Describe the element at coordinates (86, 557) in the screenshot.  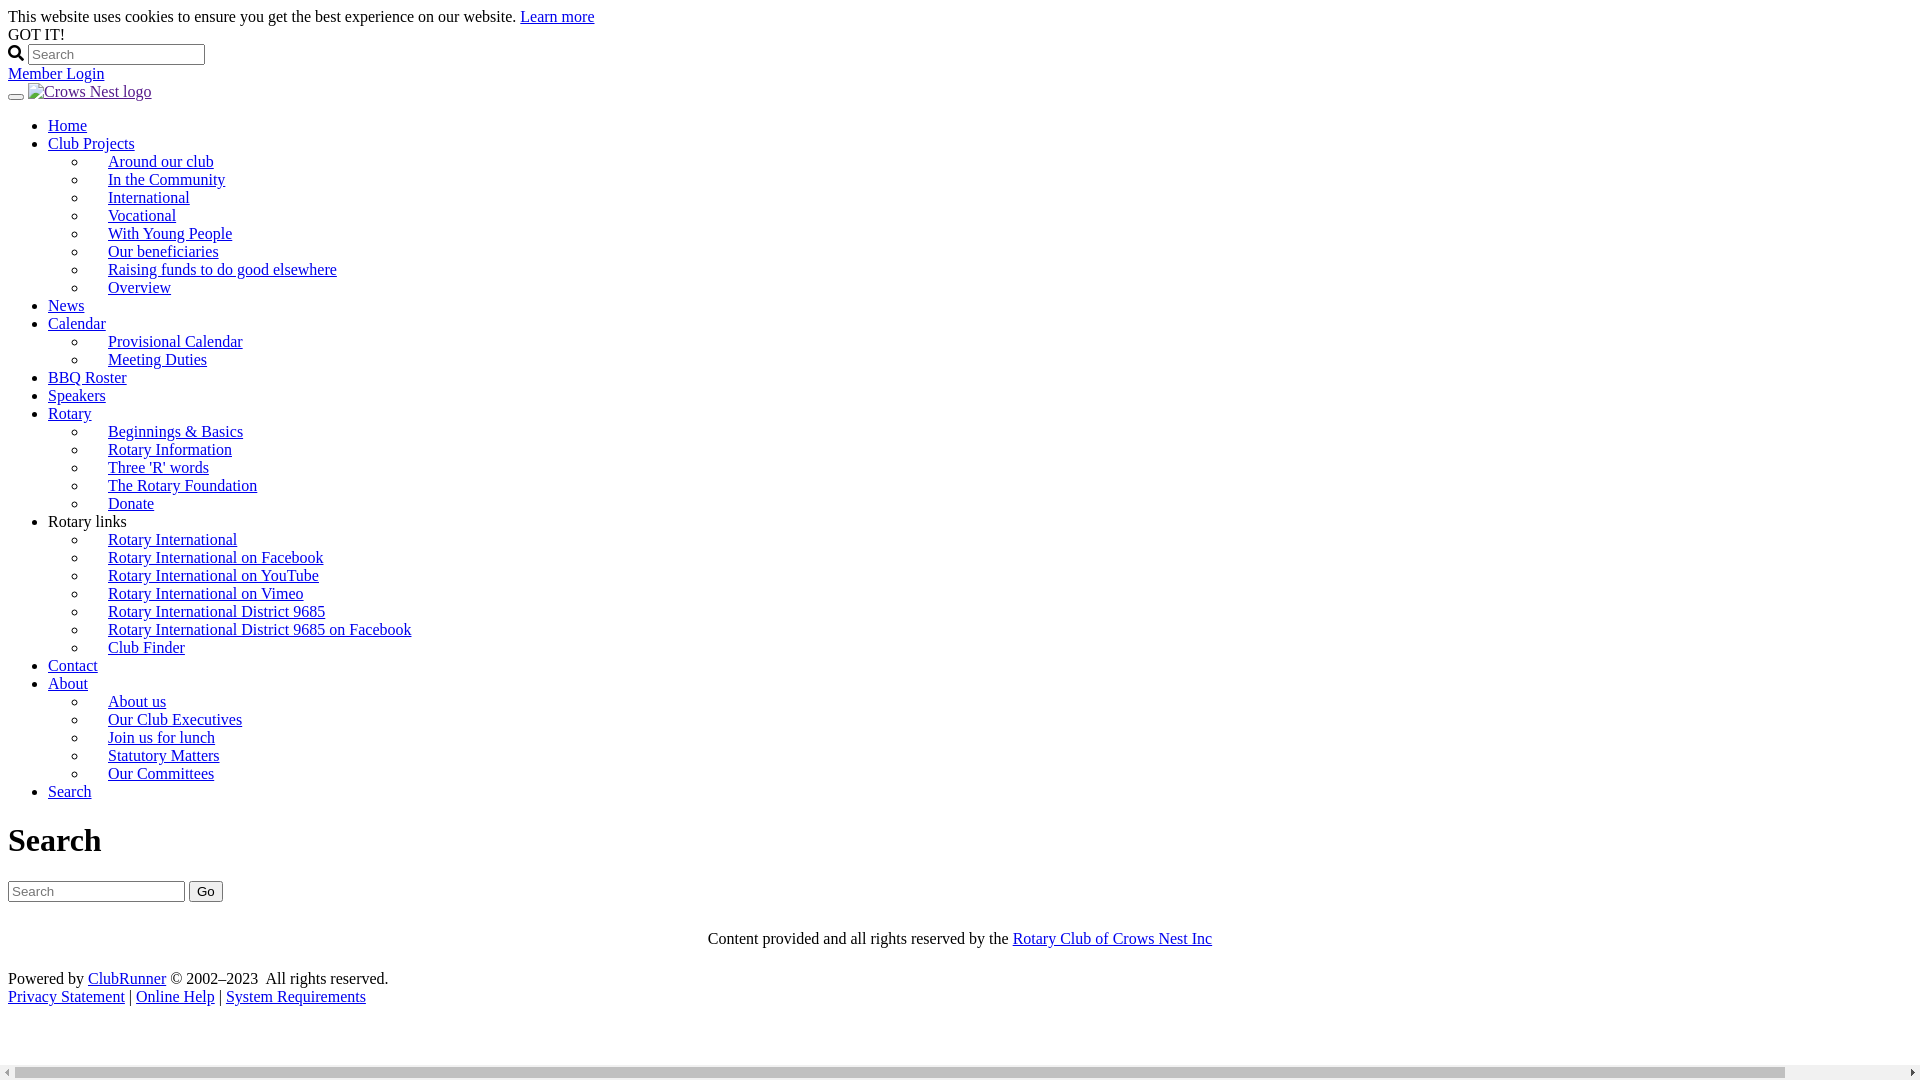
I see `'Rotary International on Facebook'` at that location.